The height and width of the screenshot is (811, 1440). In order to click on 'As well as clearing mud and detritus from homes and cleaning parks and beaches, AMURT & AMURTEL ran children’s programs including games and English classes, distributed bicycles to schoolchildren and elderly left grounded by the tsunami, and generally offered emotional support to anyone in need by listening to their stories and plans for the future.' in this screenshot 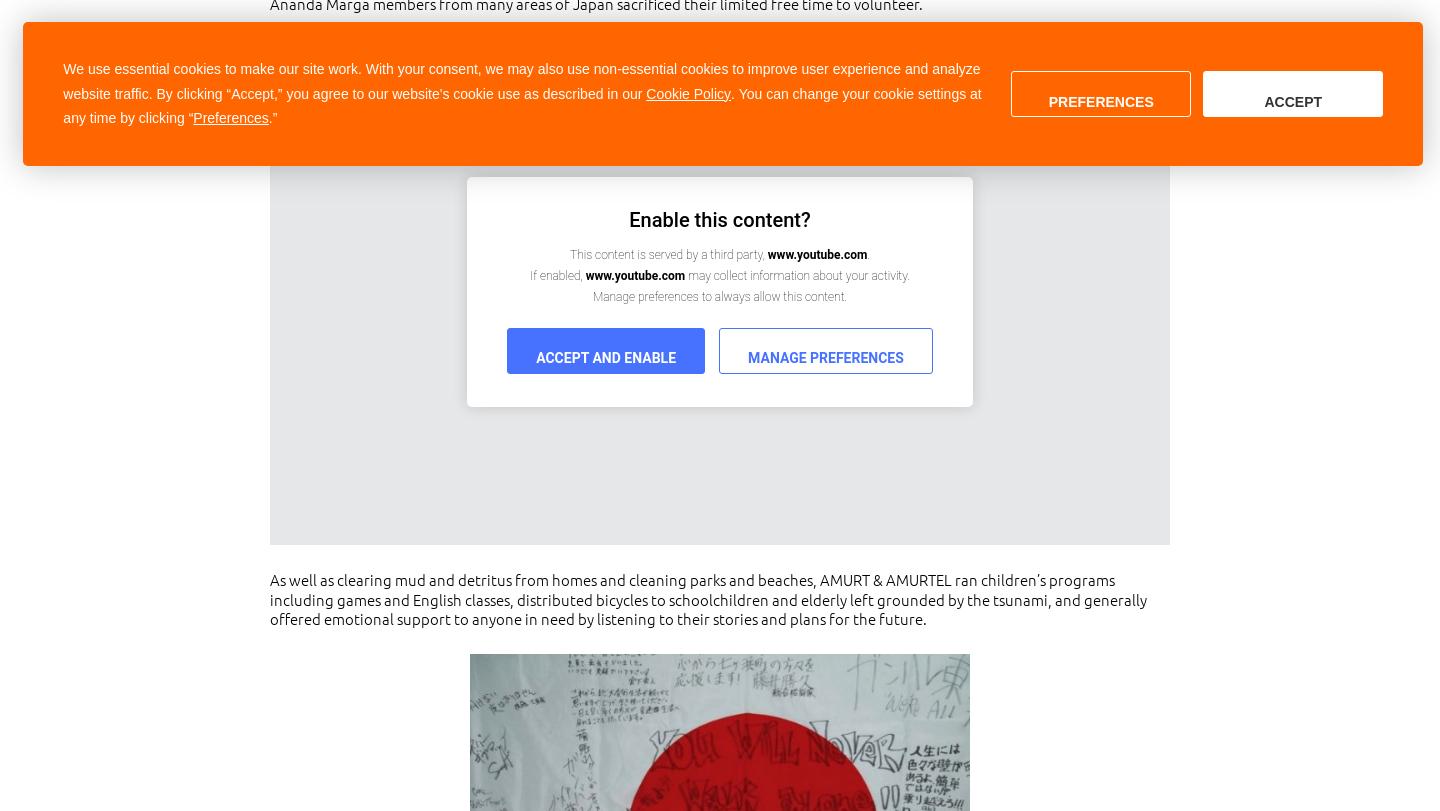, I will do `click(708, 600)`.